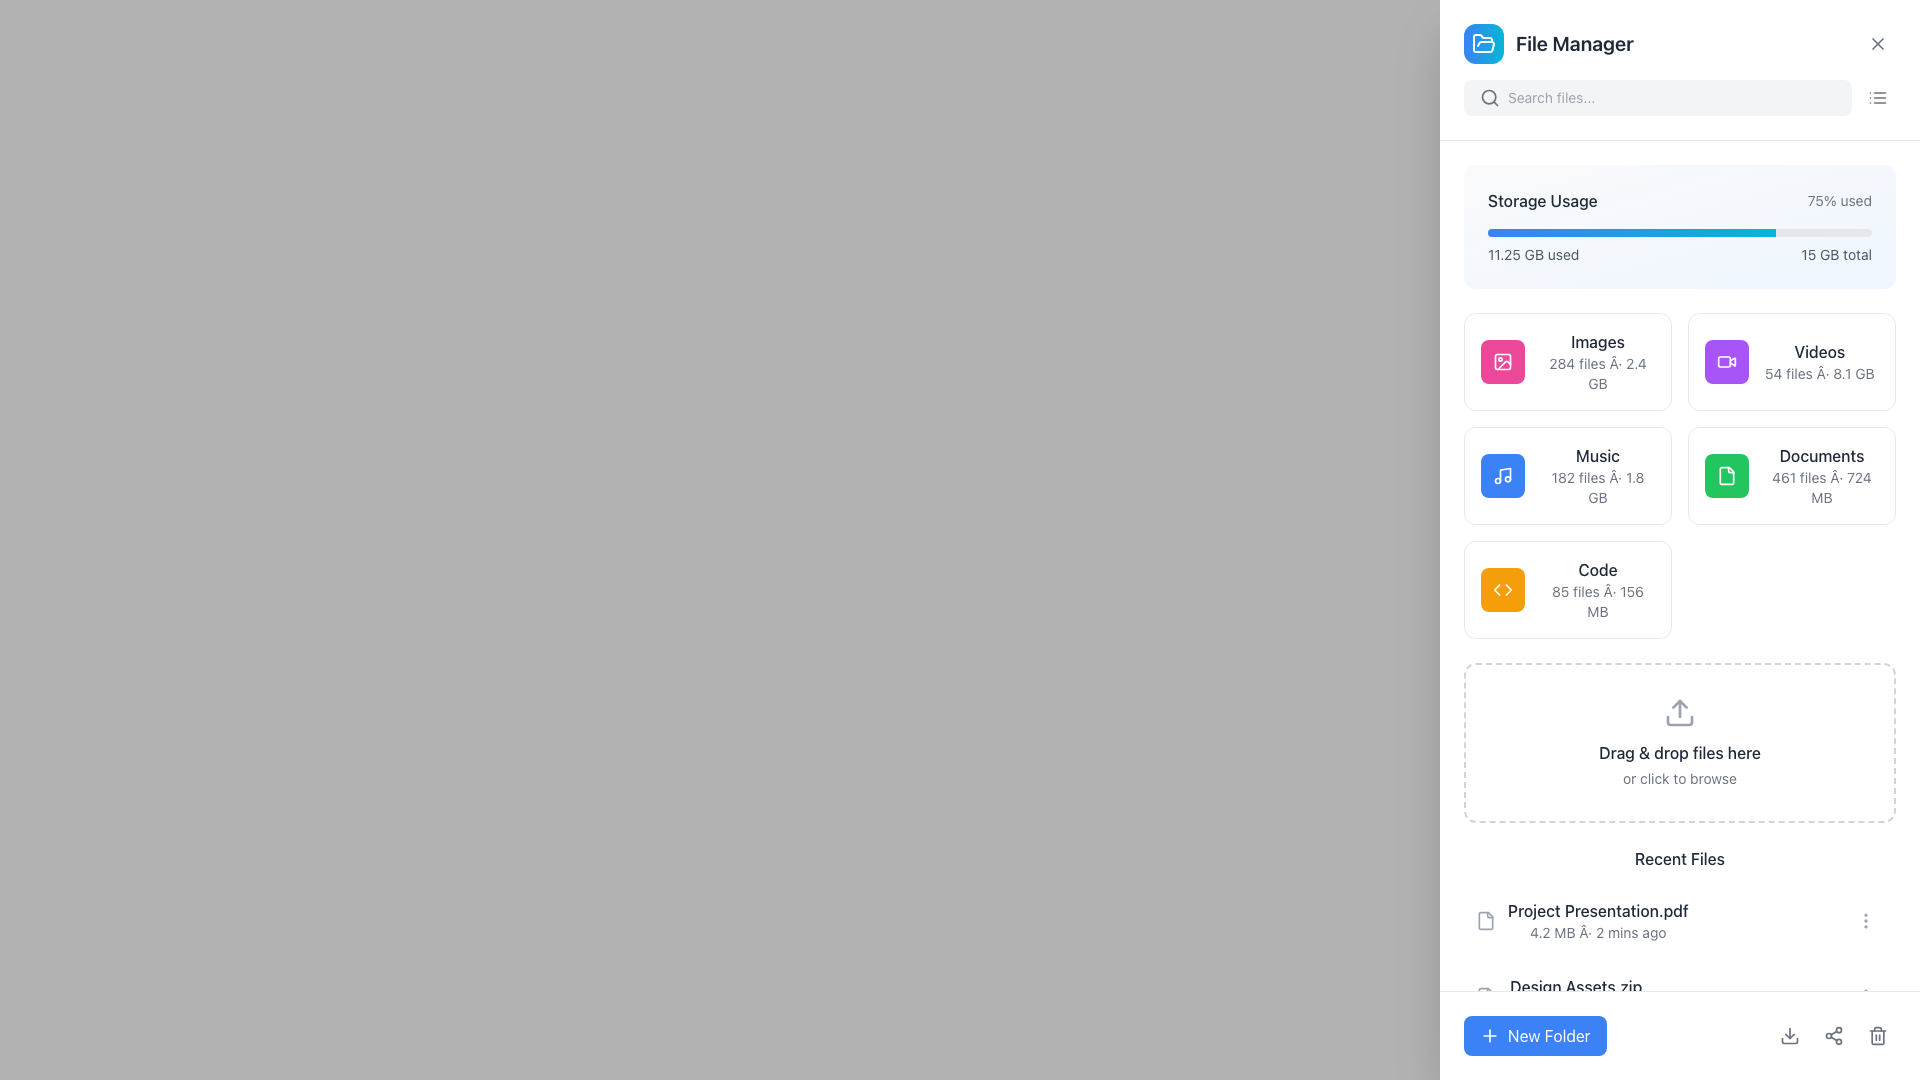 The height and width of the screenshot is (1080, 1920). I want to click on the 'Images' category label, which serves as a non-interactive informational text element positioned at the top of the file manager card, indicating the content type, so click(1597, 341).